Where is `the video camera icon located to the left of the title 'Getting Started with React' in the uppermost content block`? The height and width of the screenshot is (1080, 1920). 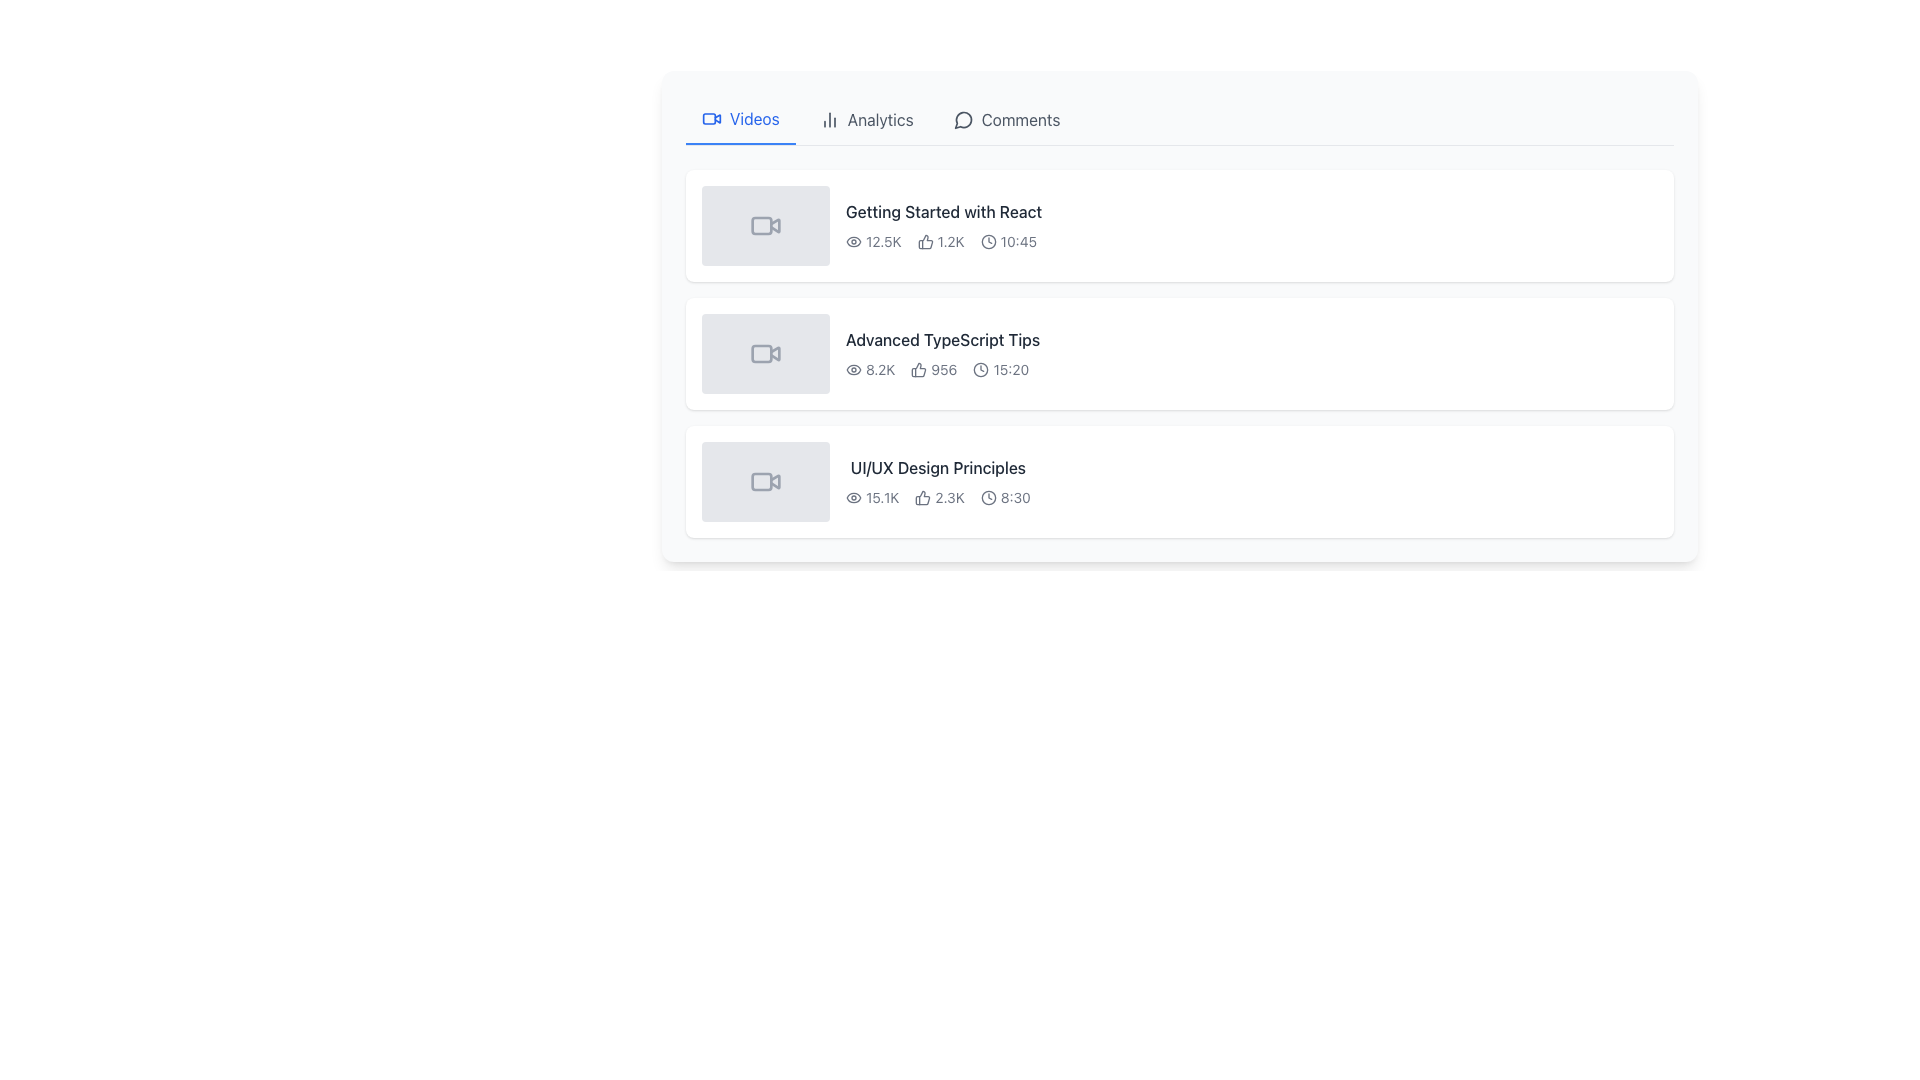
the video camera icon located to the left of the title 'Getting Started with React' in the uppermost content block is located at coordinates (765, 225).